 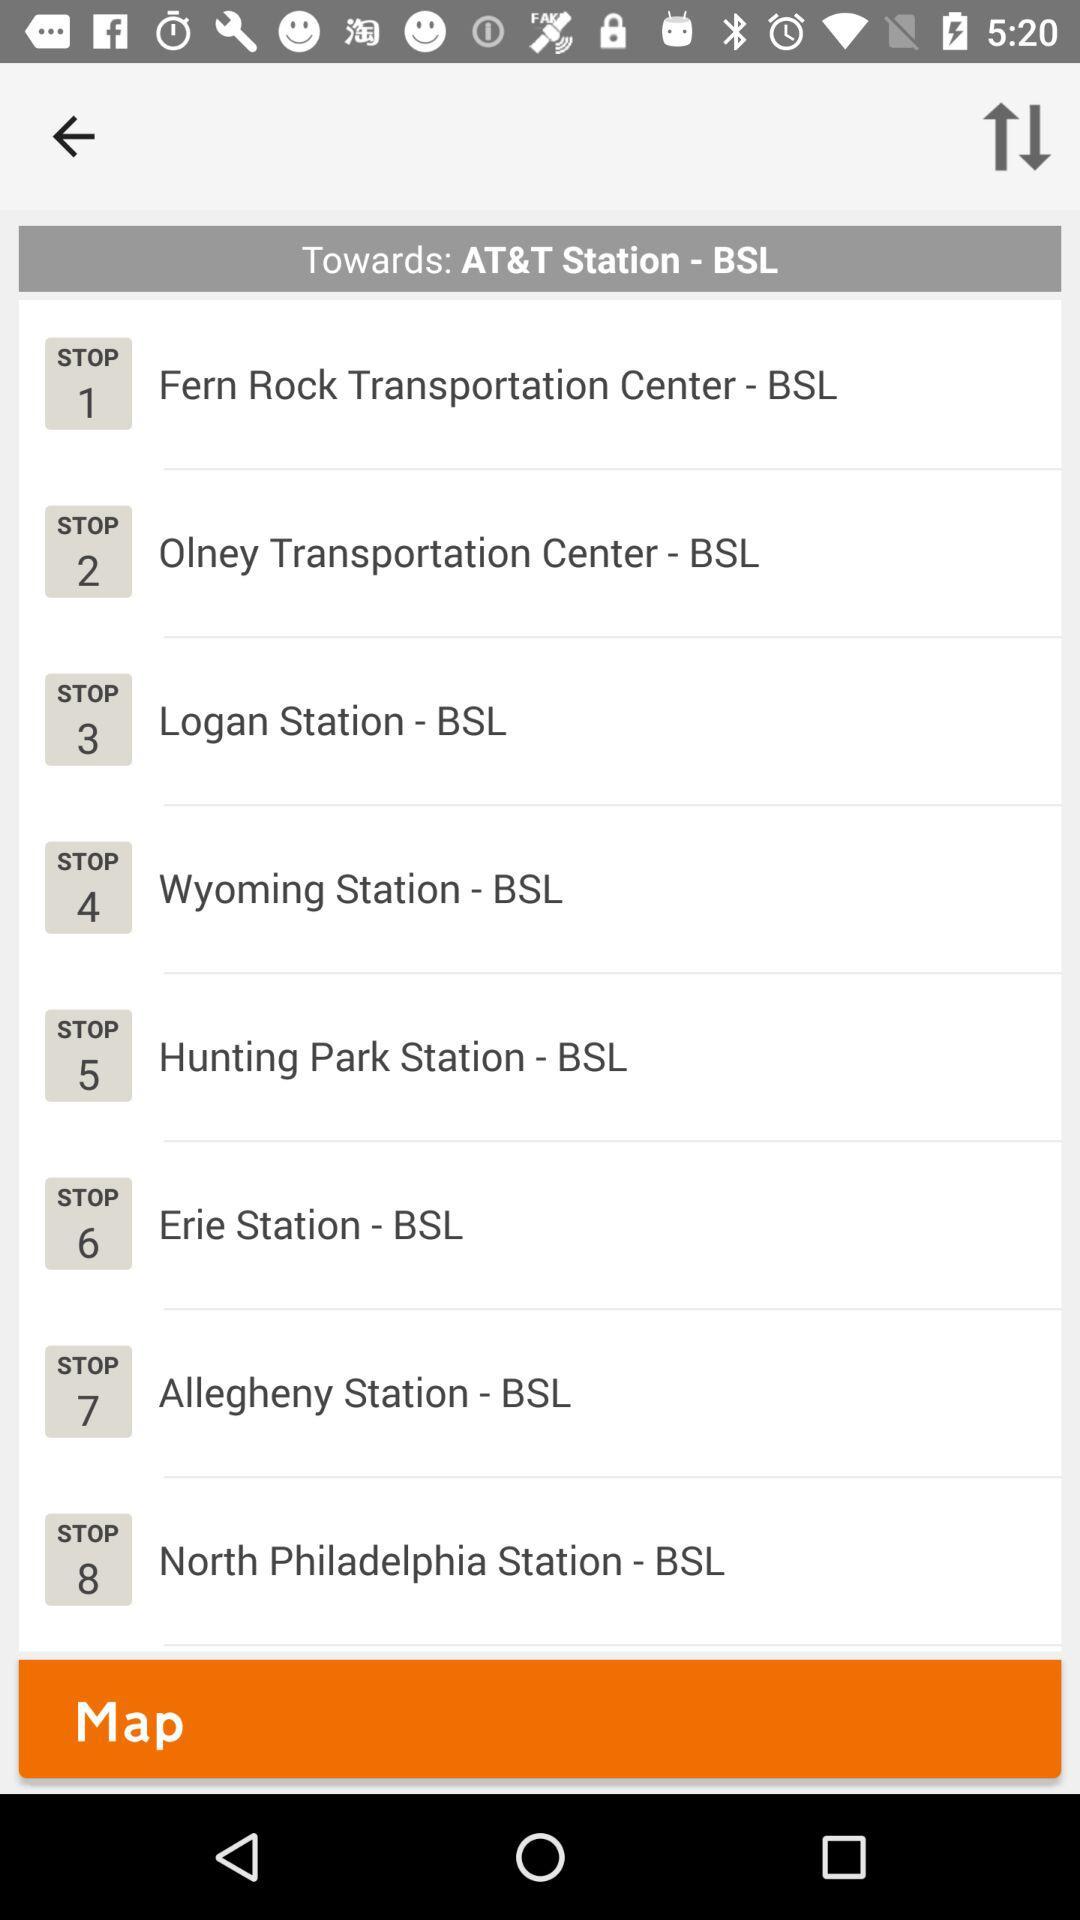 What do you see at coordinates (87, 904) in the screenshot?
I see `app below stop app` at bounding box center [87, 904].